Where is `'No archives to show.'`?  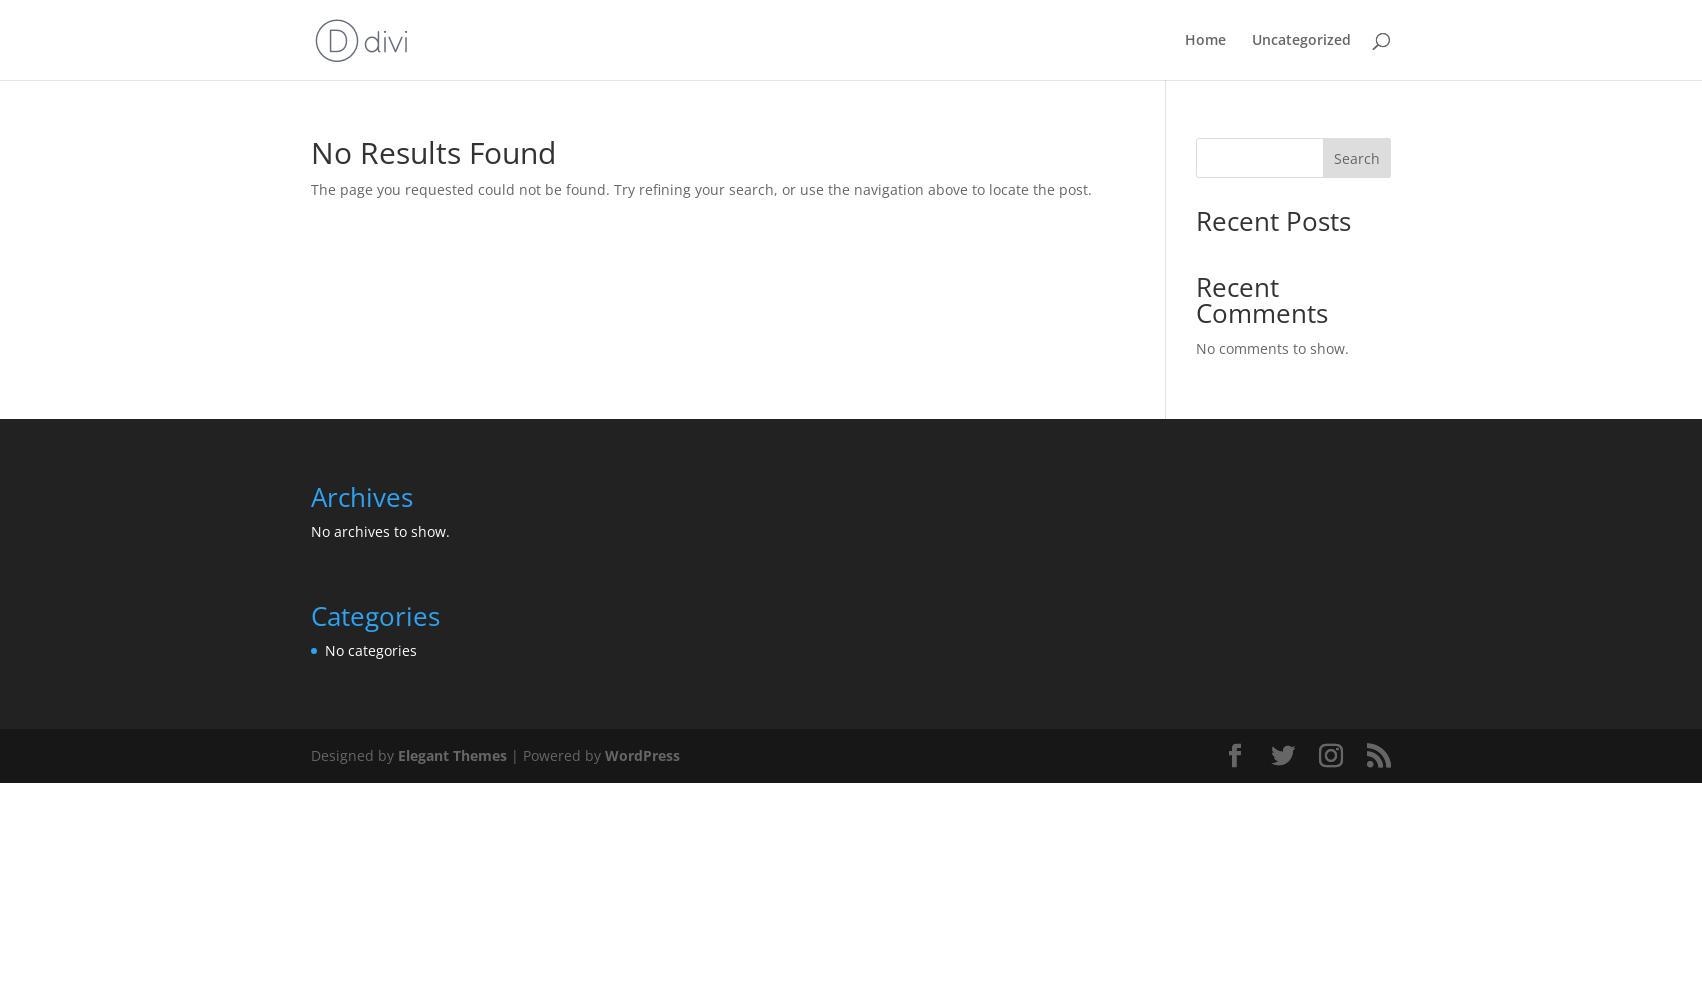 'No archives to show.' is located at coordinates (310, 530).